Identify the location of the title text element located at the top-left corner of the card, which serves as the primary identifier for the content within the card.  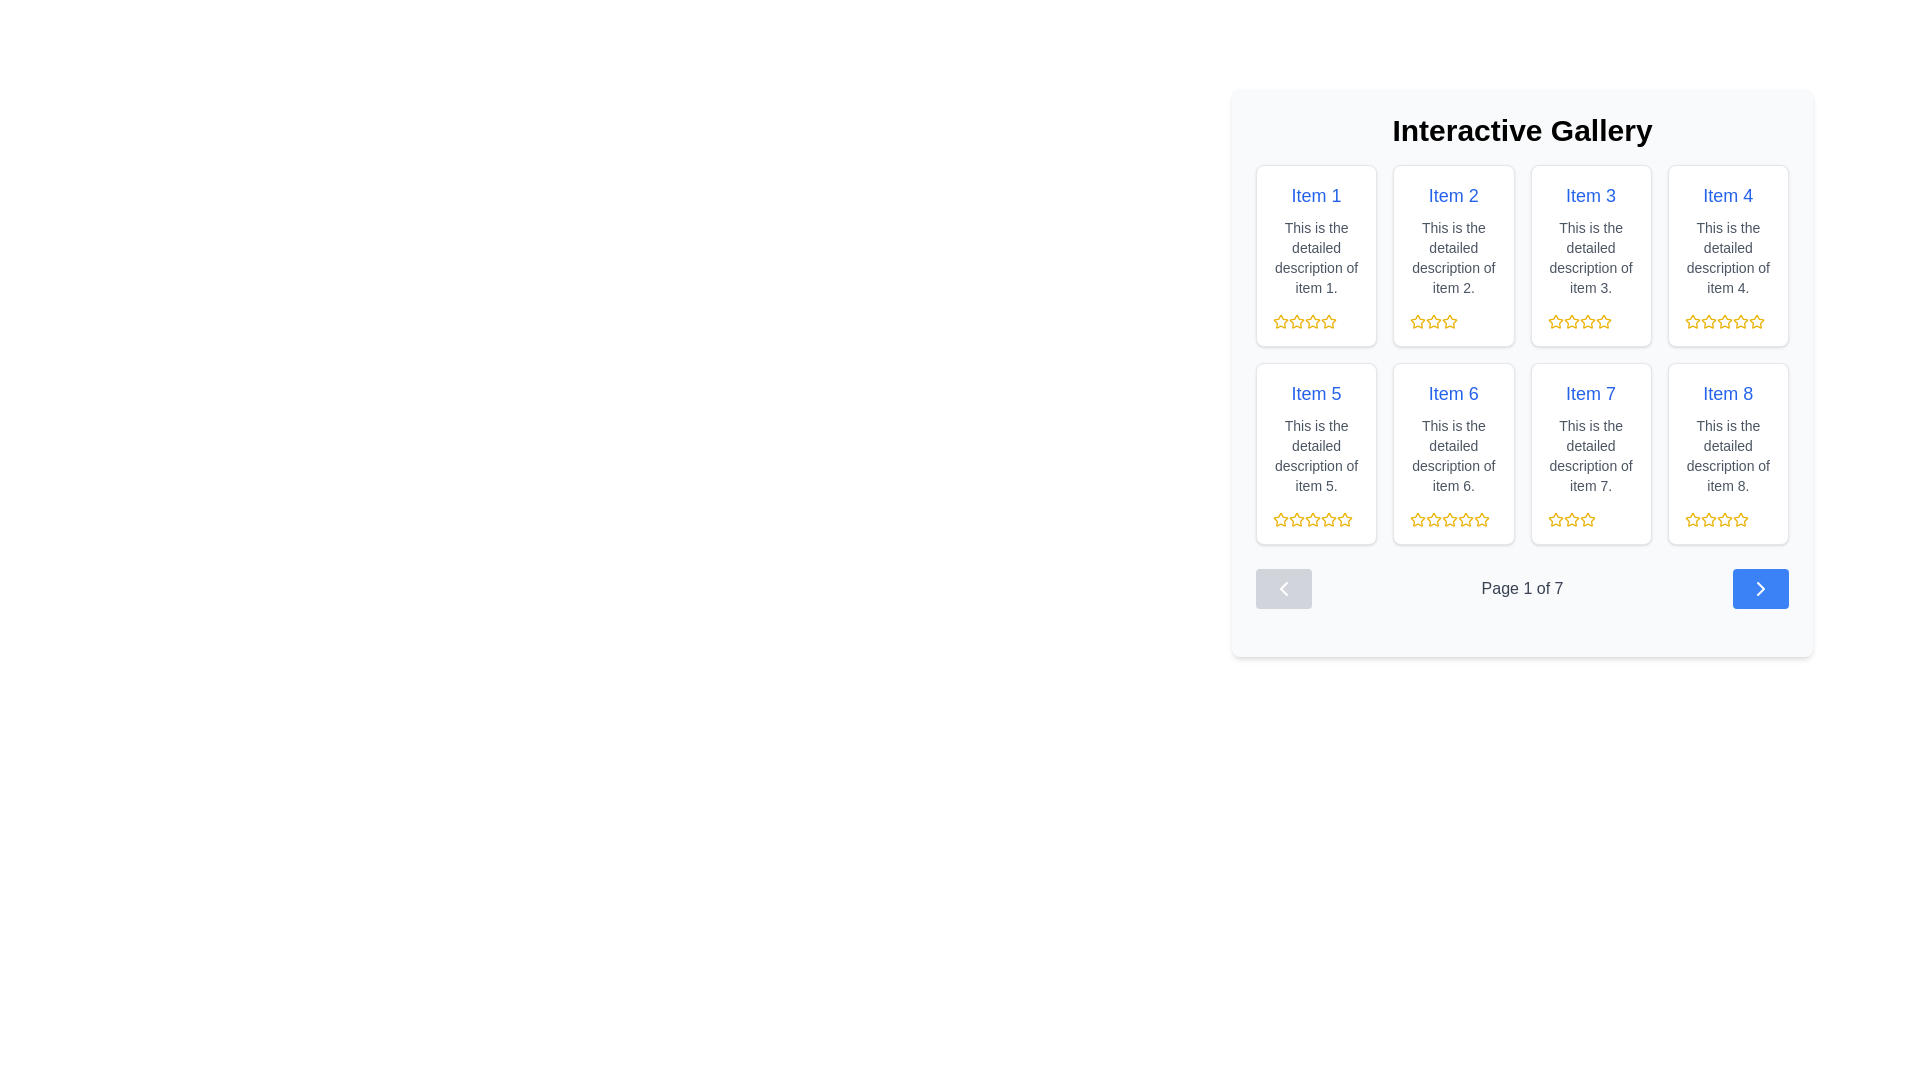
(1316, 196).